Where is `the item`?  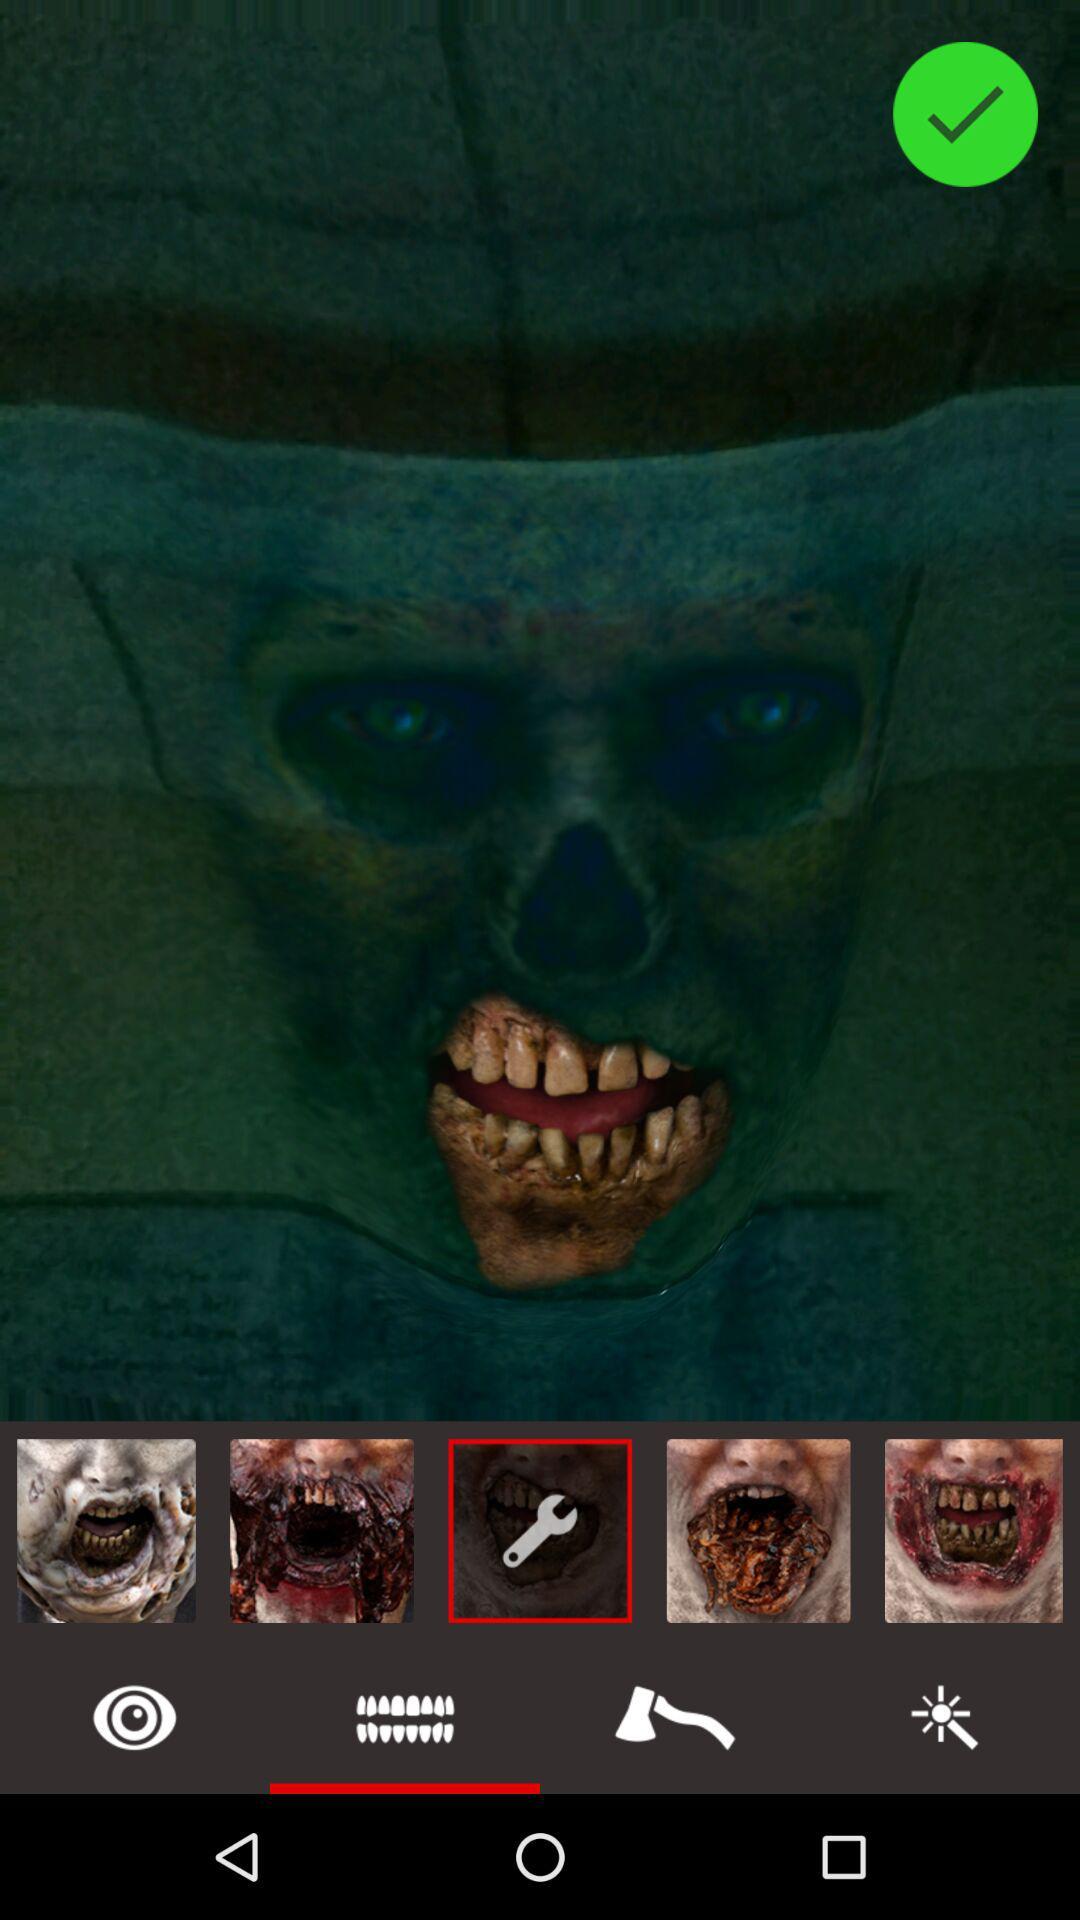 the item is located at coordinates (675, 1716).